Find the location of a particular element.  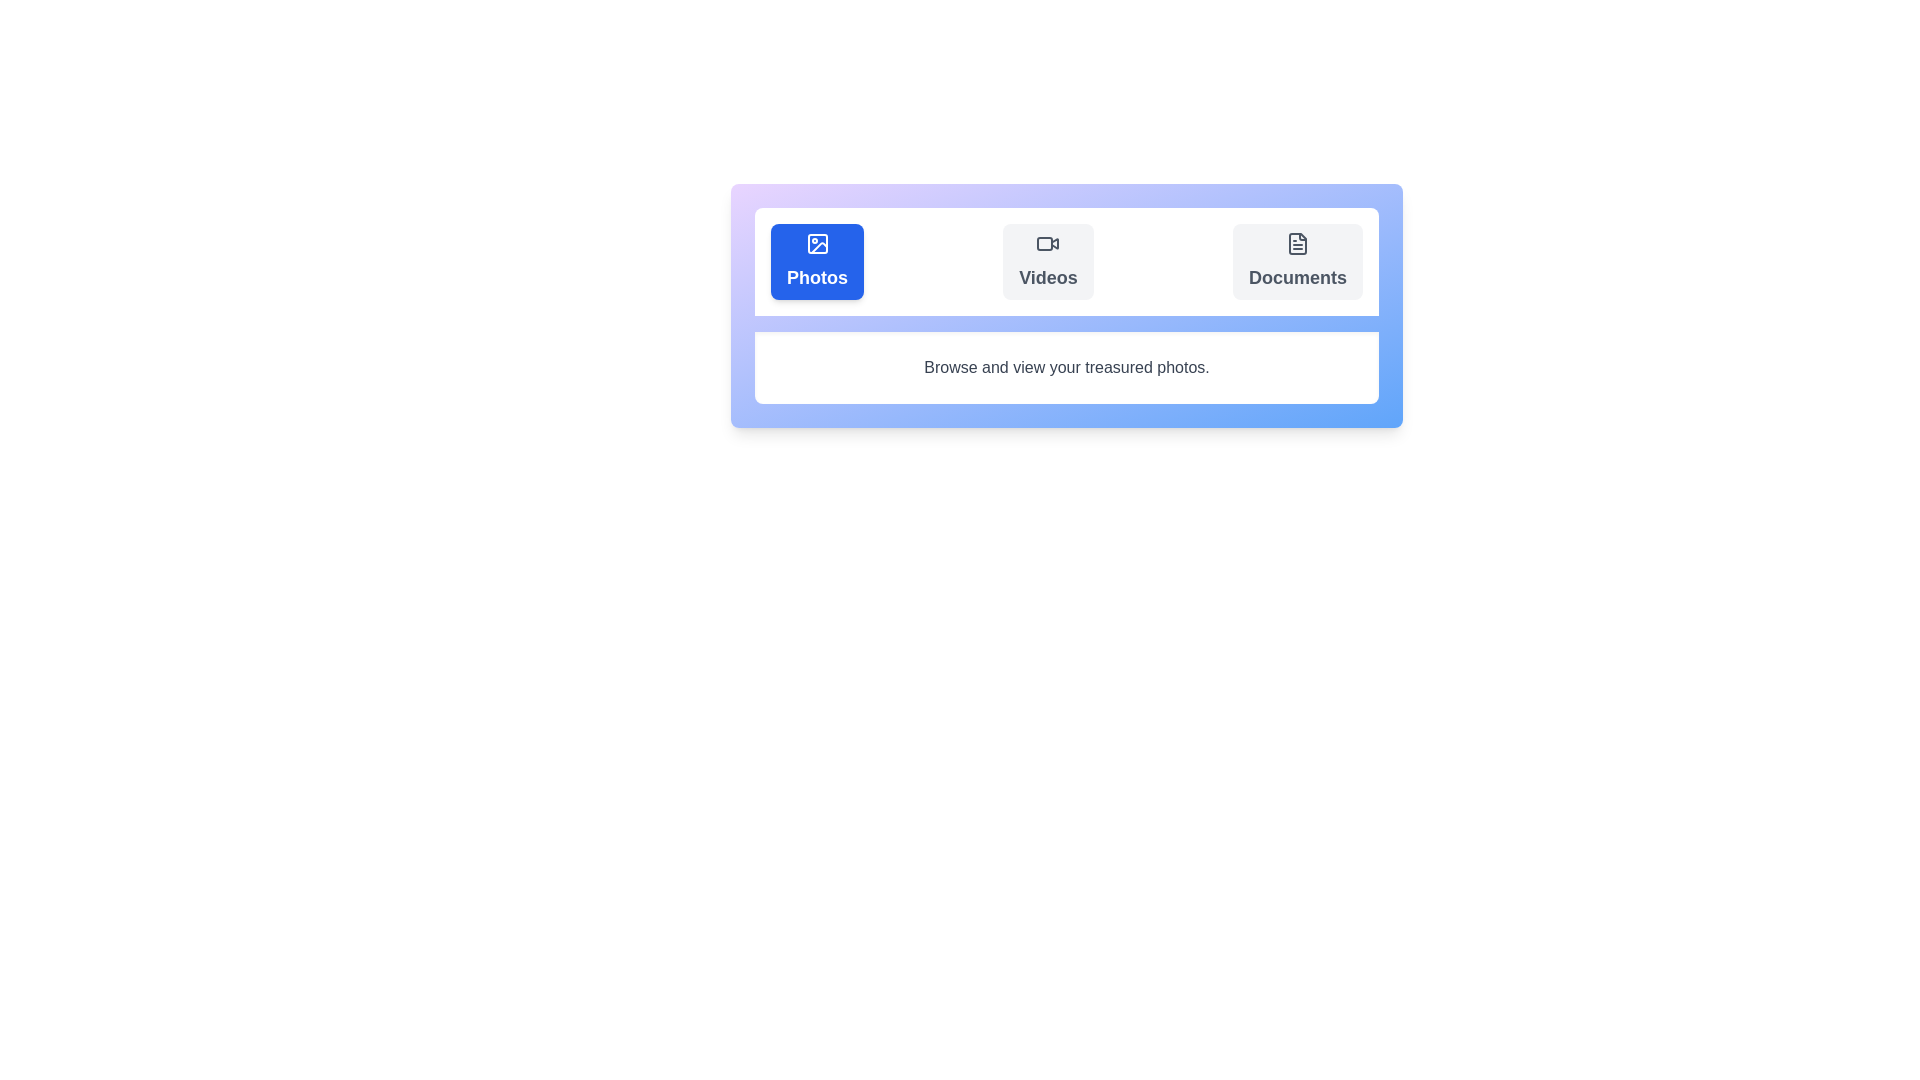

the decorative graphical SVG component that represents a photo, which is located inside the 'Photos' button on the upper left side of the interface is located at coordinates (817, 242).